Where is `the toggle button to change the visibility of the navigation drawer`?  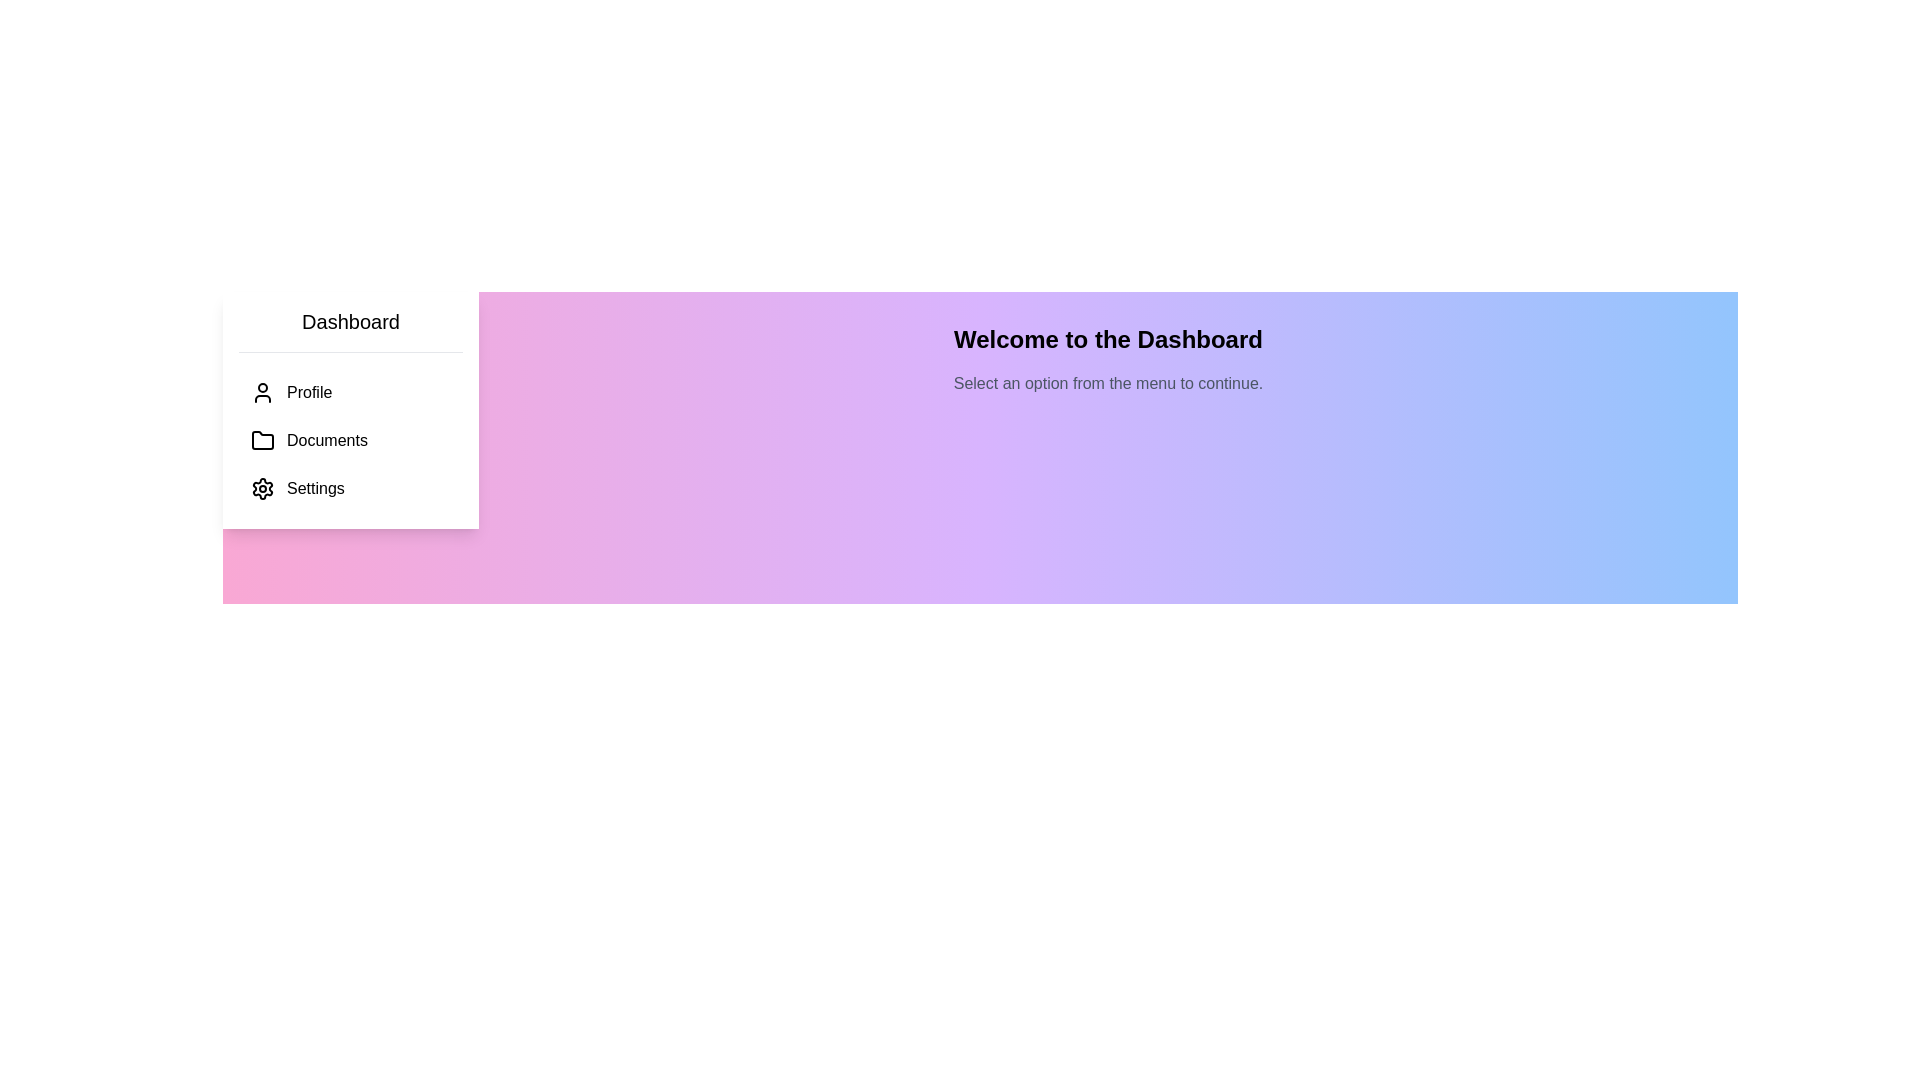 the toggle button to change the visibility of the navigation drawer is located at coordinates (258, 326).